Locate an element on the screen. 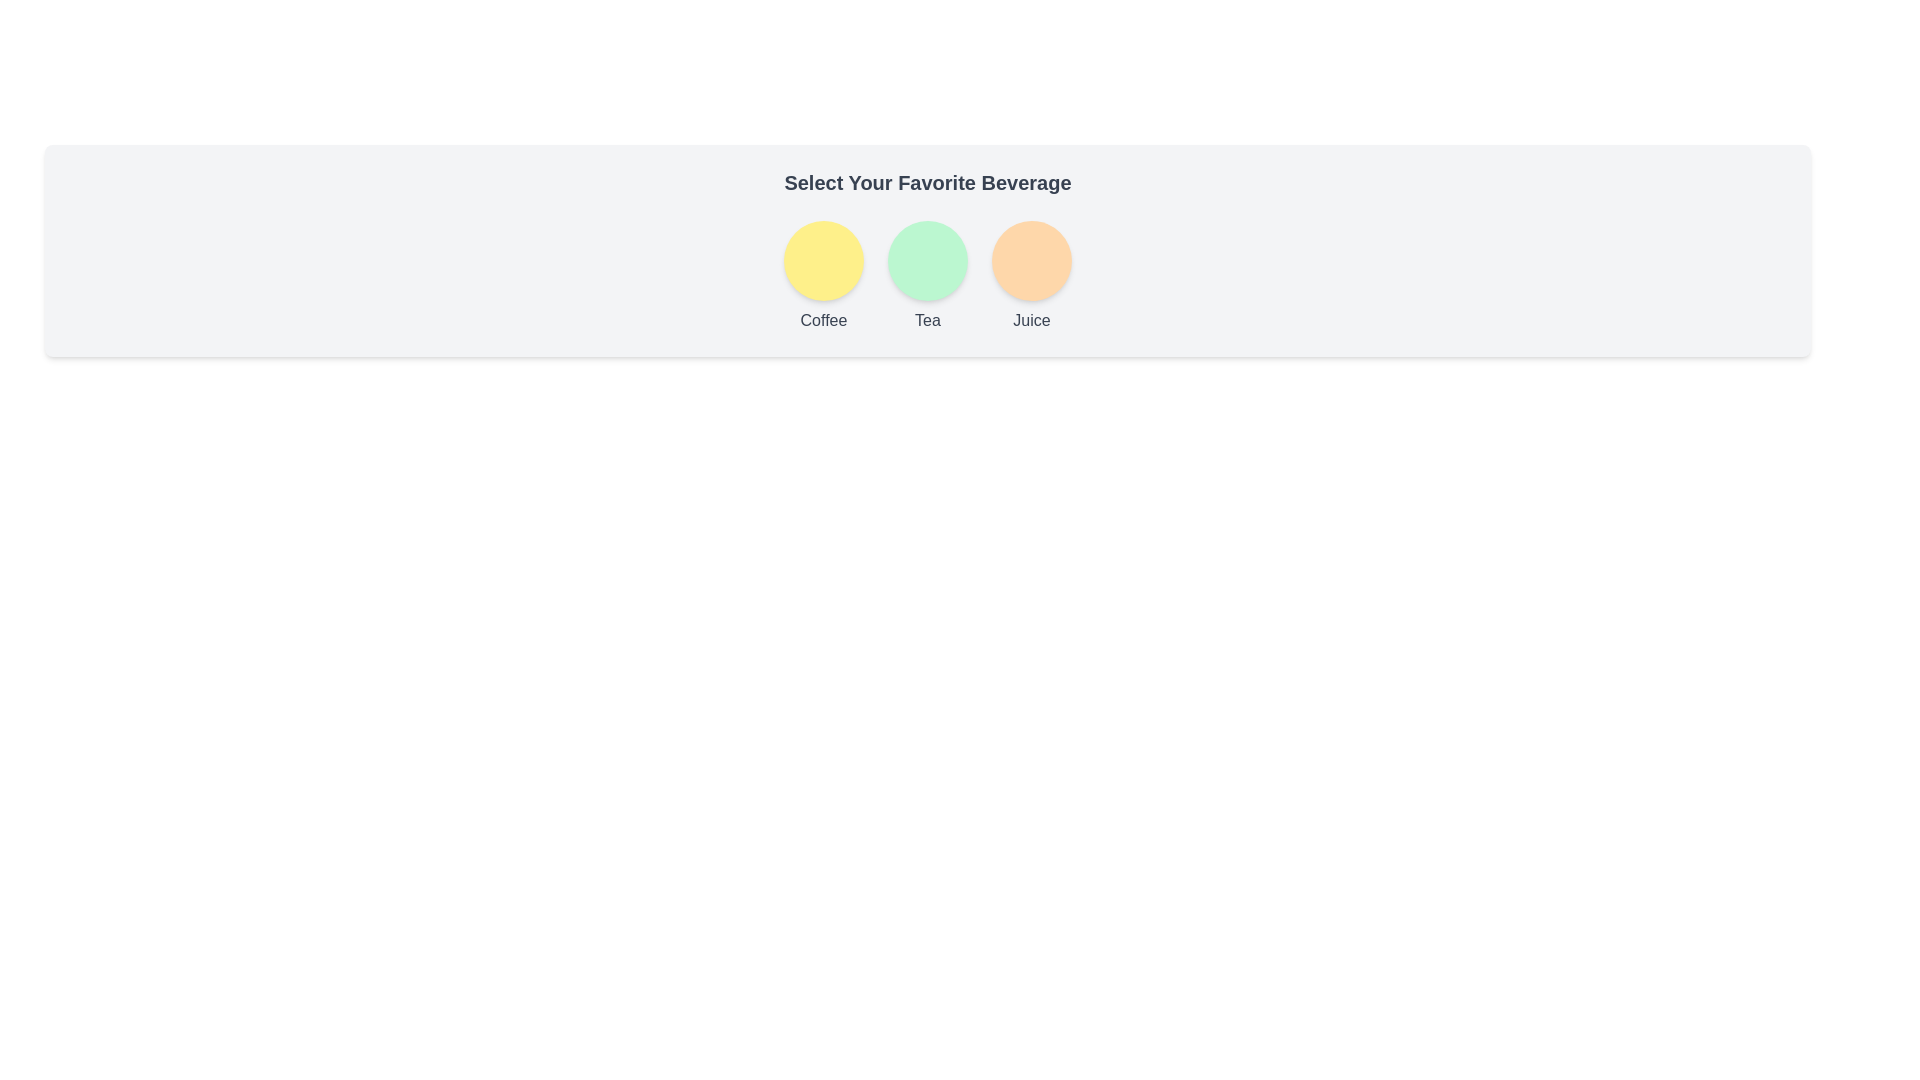  the 'Coffee' text label, which is styled in gray and positioned below a yellow circular icon in the beverage selection row is located at coordinates (824, 319).